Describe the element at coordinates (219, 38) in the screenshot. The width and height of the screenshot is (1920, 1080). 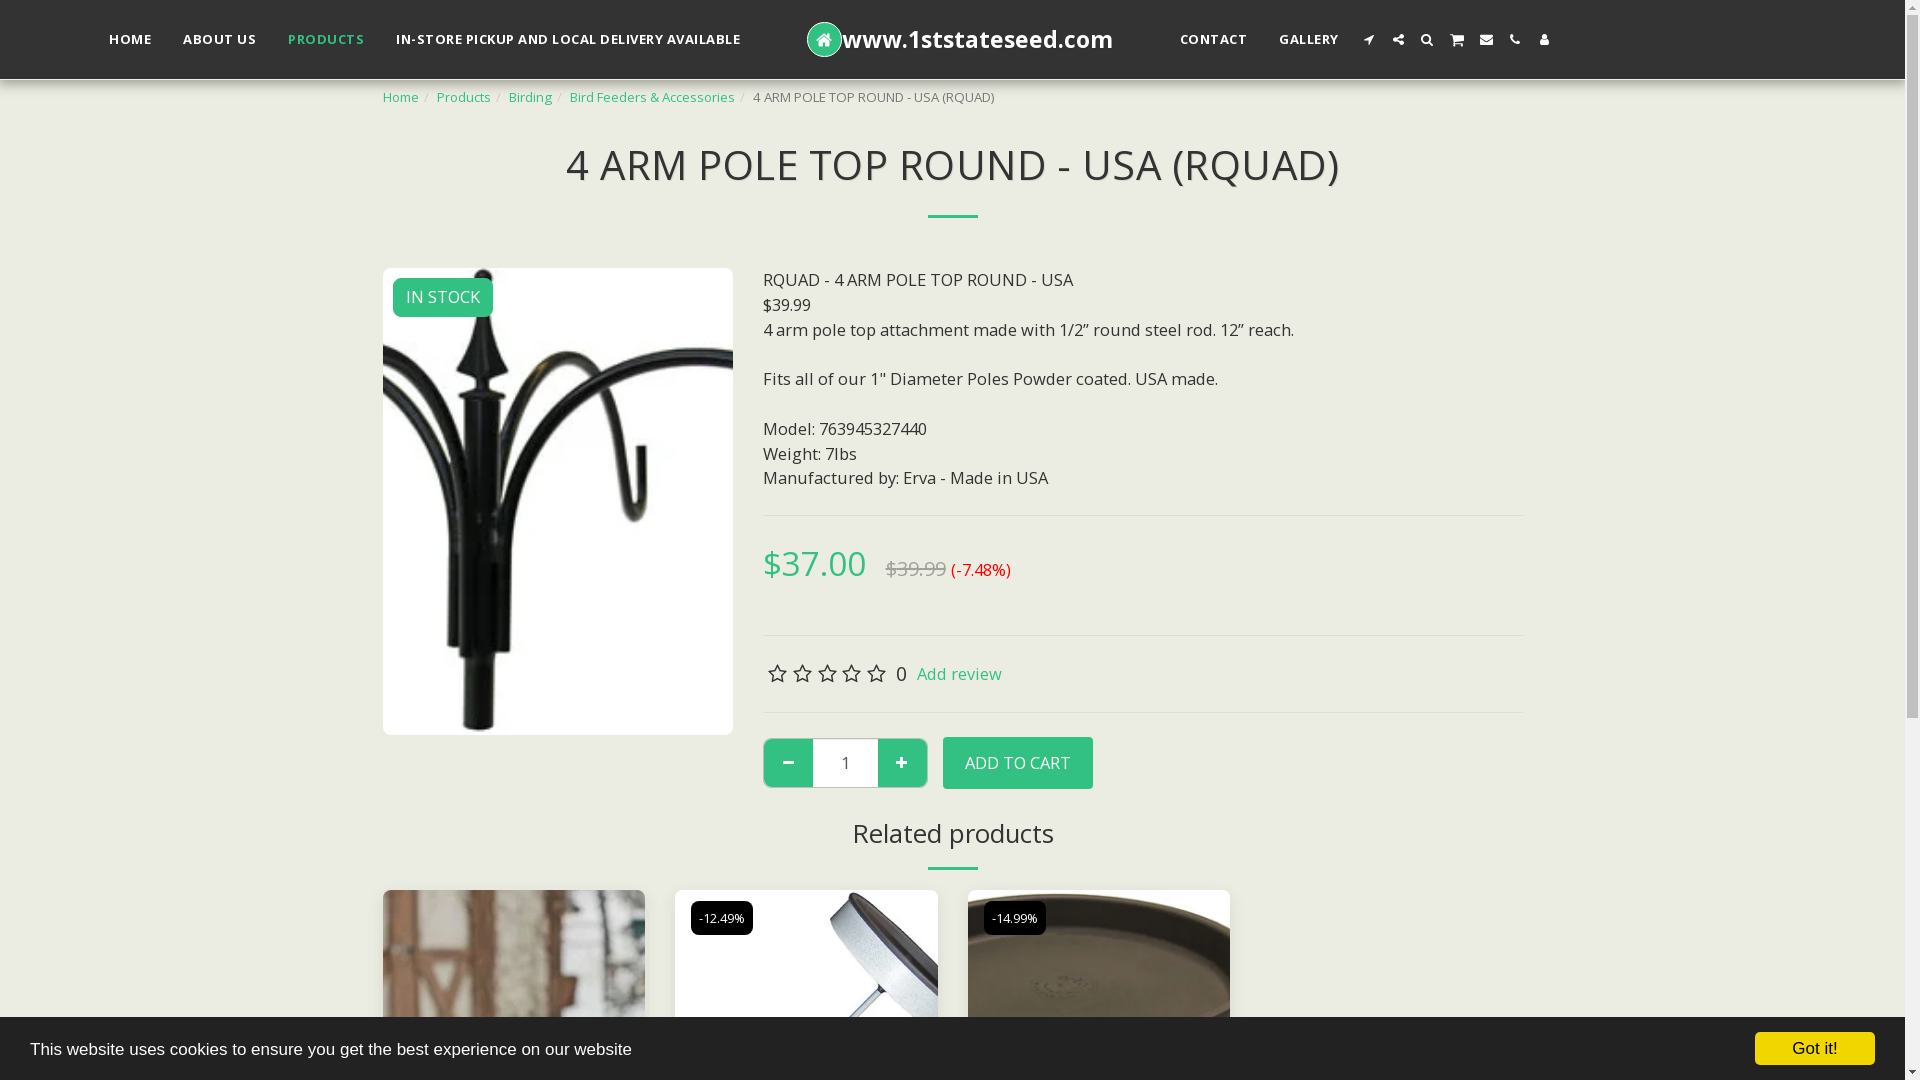
I see `'ABOUT US'` at that location.